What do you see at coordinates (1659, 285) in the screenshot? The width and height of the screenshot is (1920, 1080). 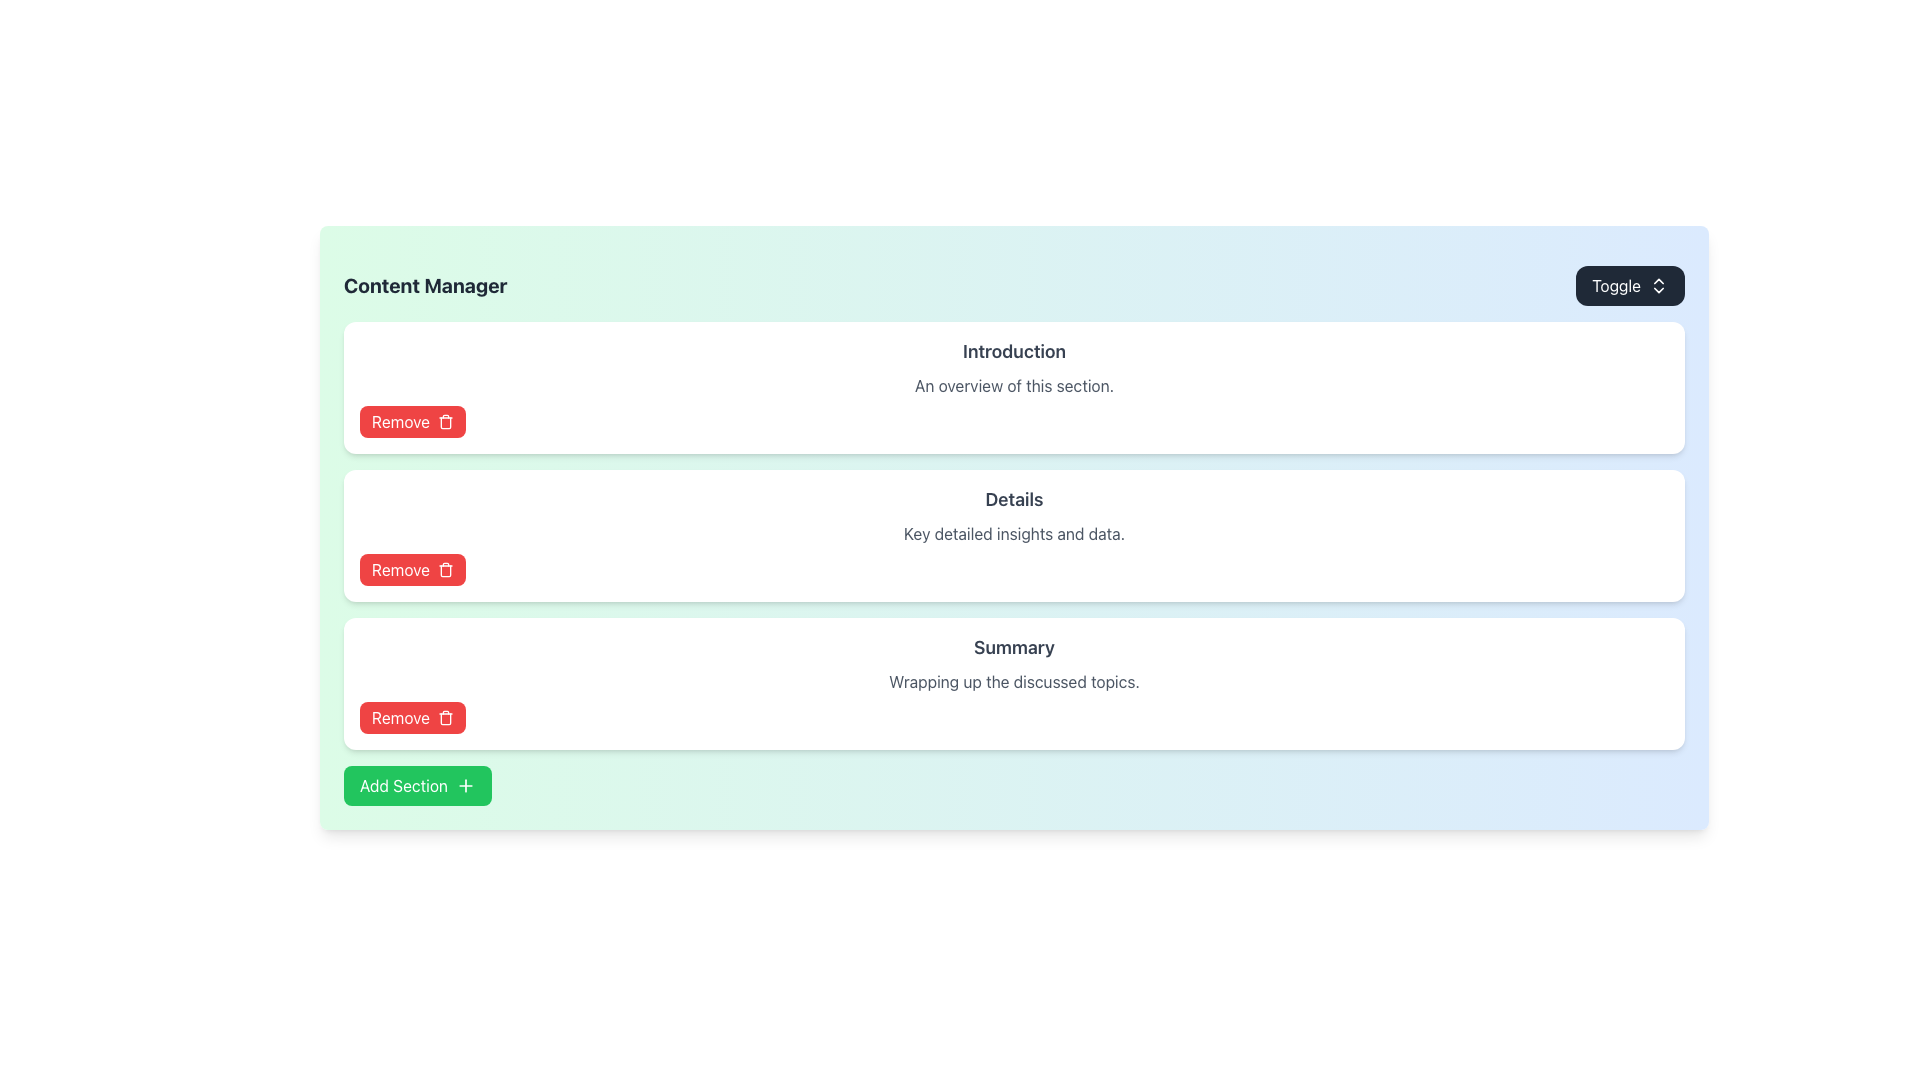 I see `the SVG Icon located within the 'Toggle' button at the top-right corner of the interface, which indicates a toggle or switching functionality` at bounding box center [1659, 285].